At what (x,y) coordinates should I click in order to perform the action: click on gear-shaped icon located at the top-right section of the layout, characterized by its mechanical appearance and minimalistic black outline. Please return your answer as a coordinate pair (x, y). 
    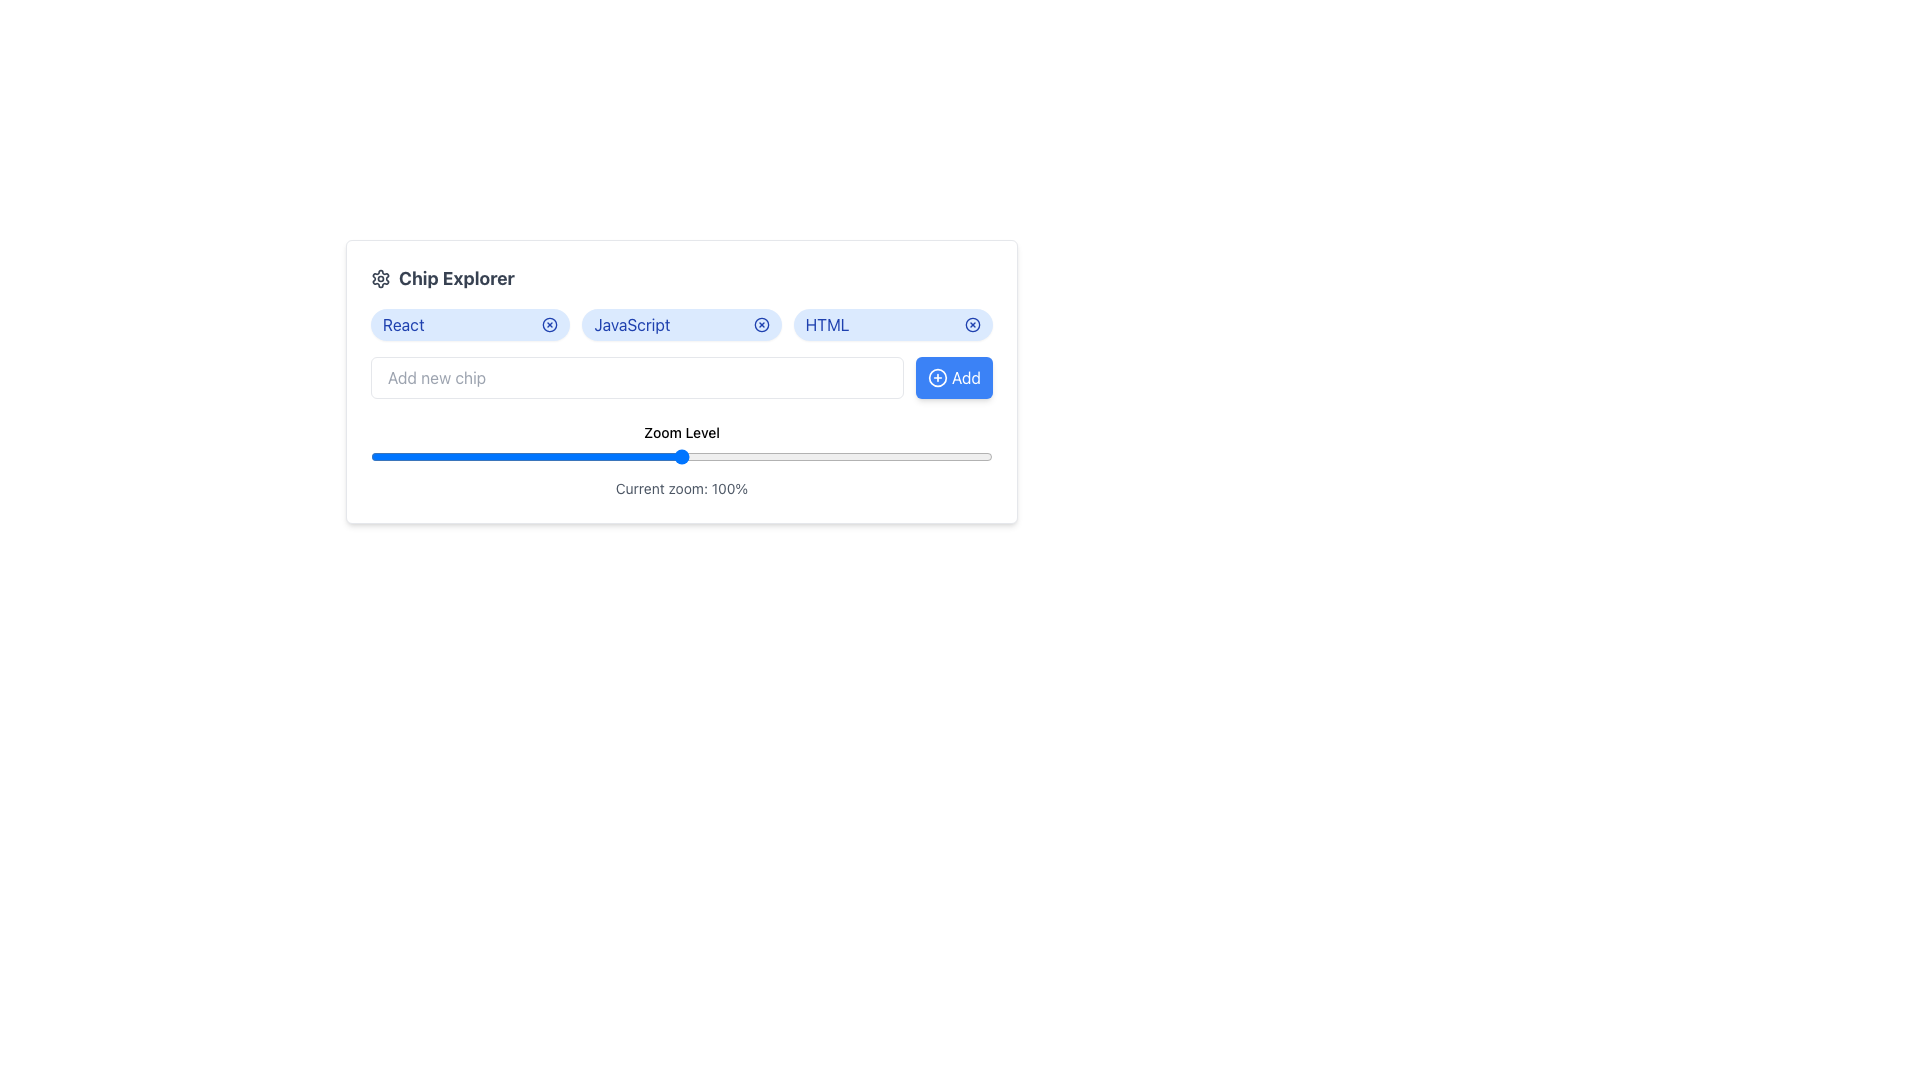
    Looking at the image, I should click on (380, 278).